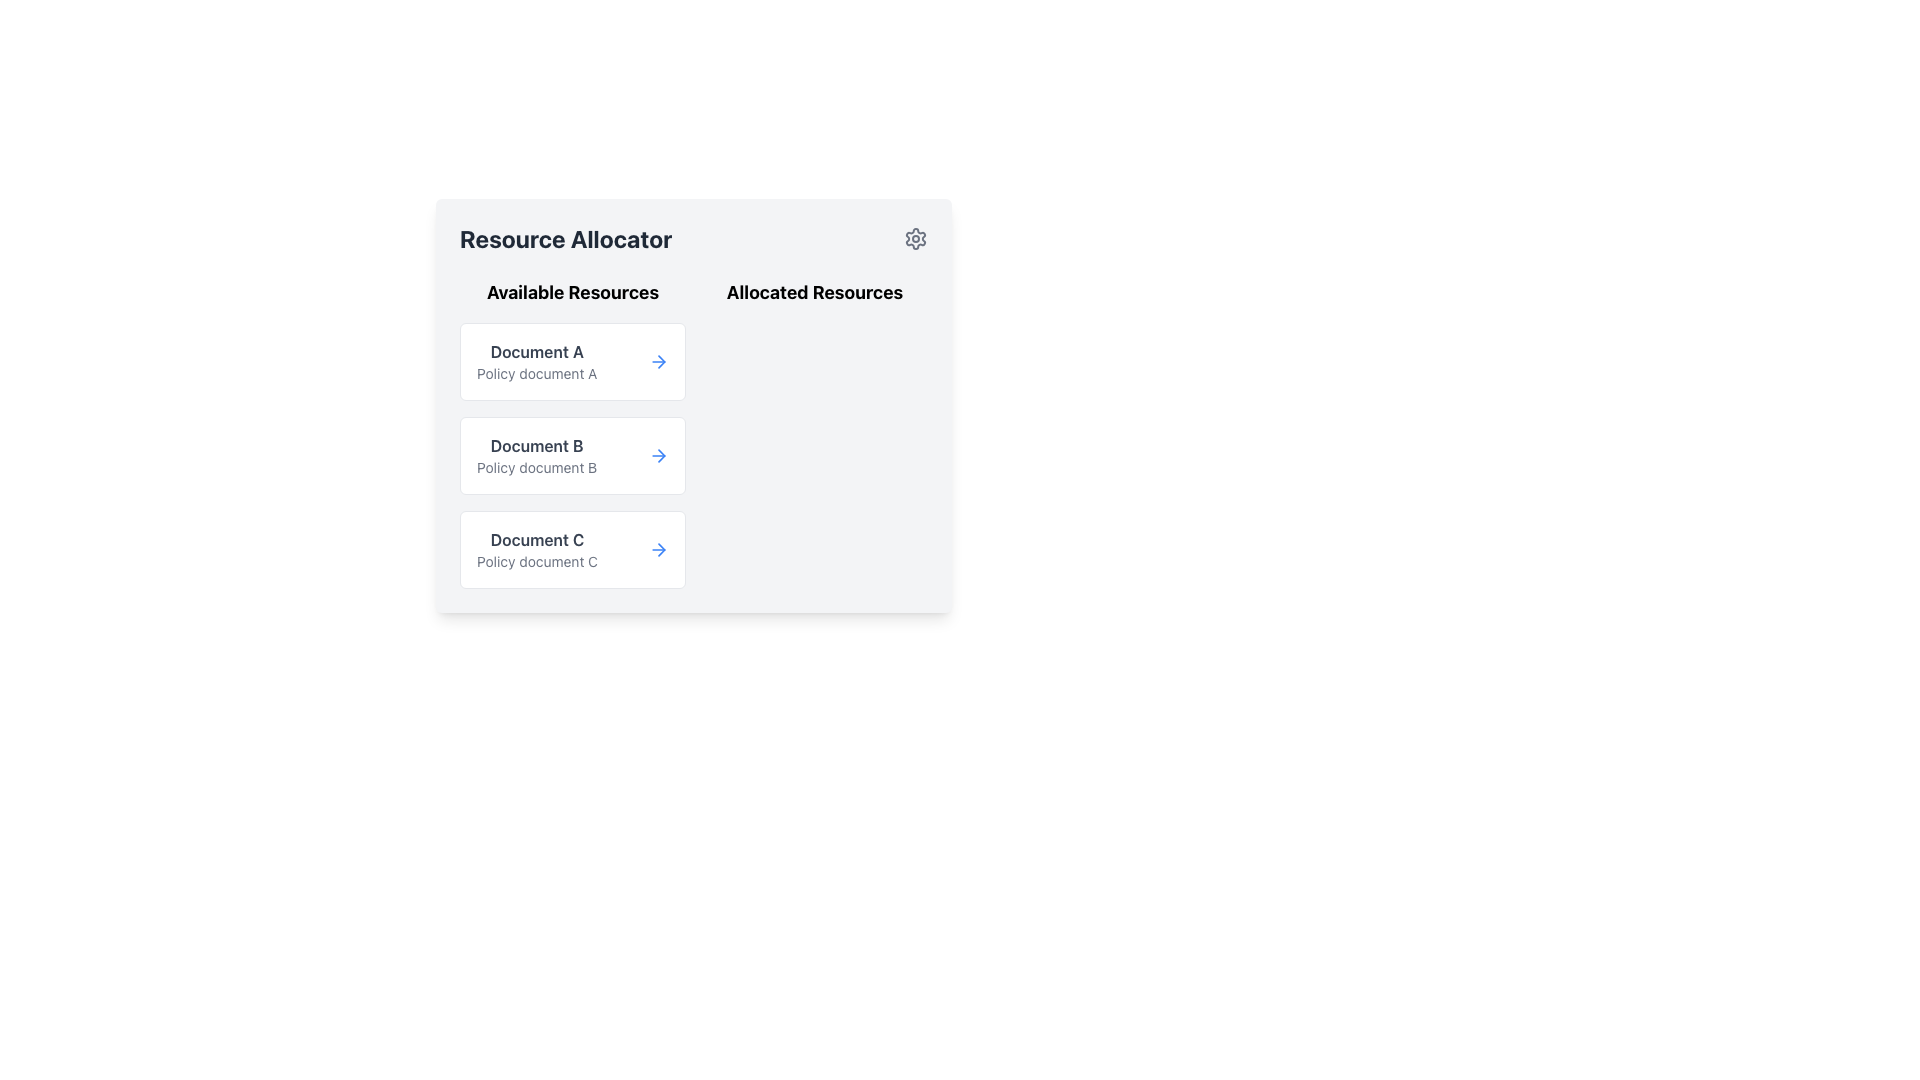 The width and height of the screenshot is (1920, 1080). I want to click on the second item in the 'Available Resources' group, which contains a bold title in dark gray, a smaller description in light gray, and a blue arrow icon on the right side, so click(571, 455).